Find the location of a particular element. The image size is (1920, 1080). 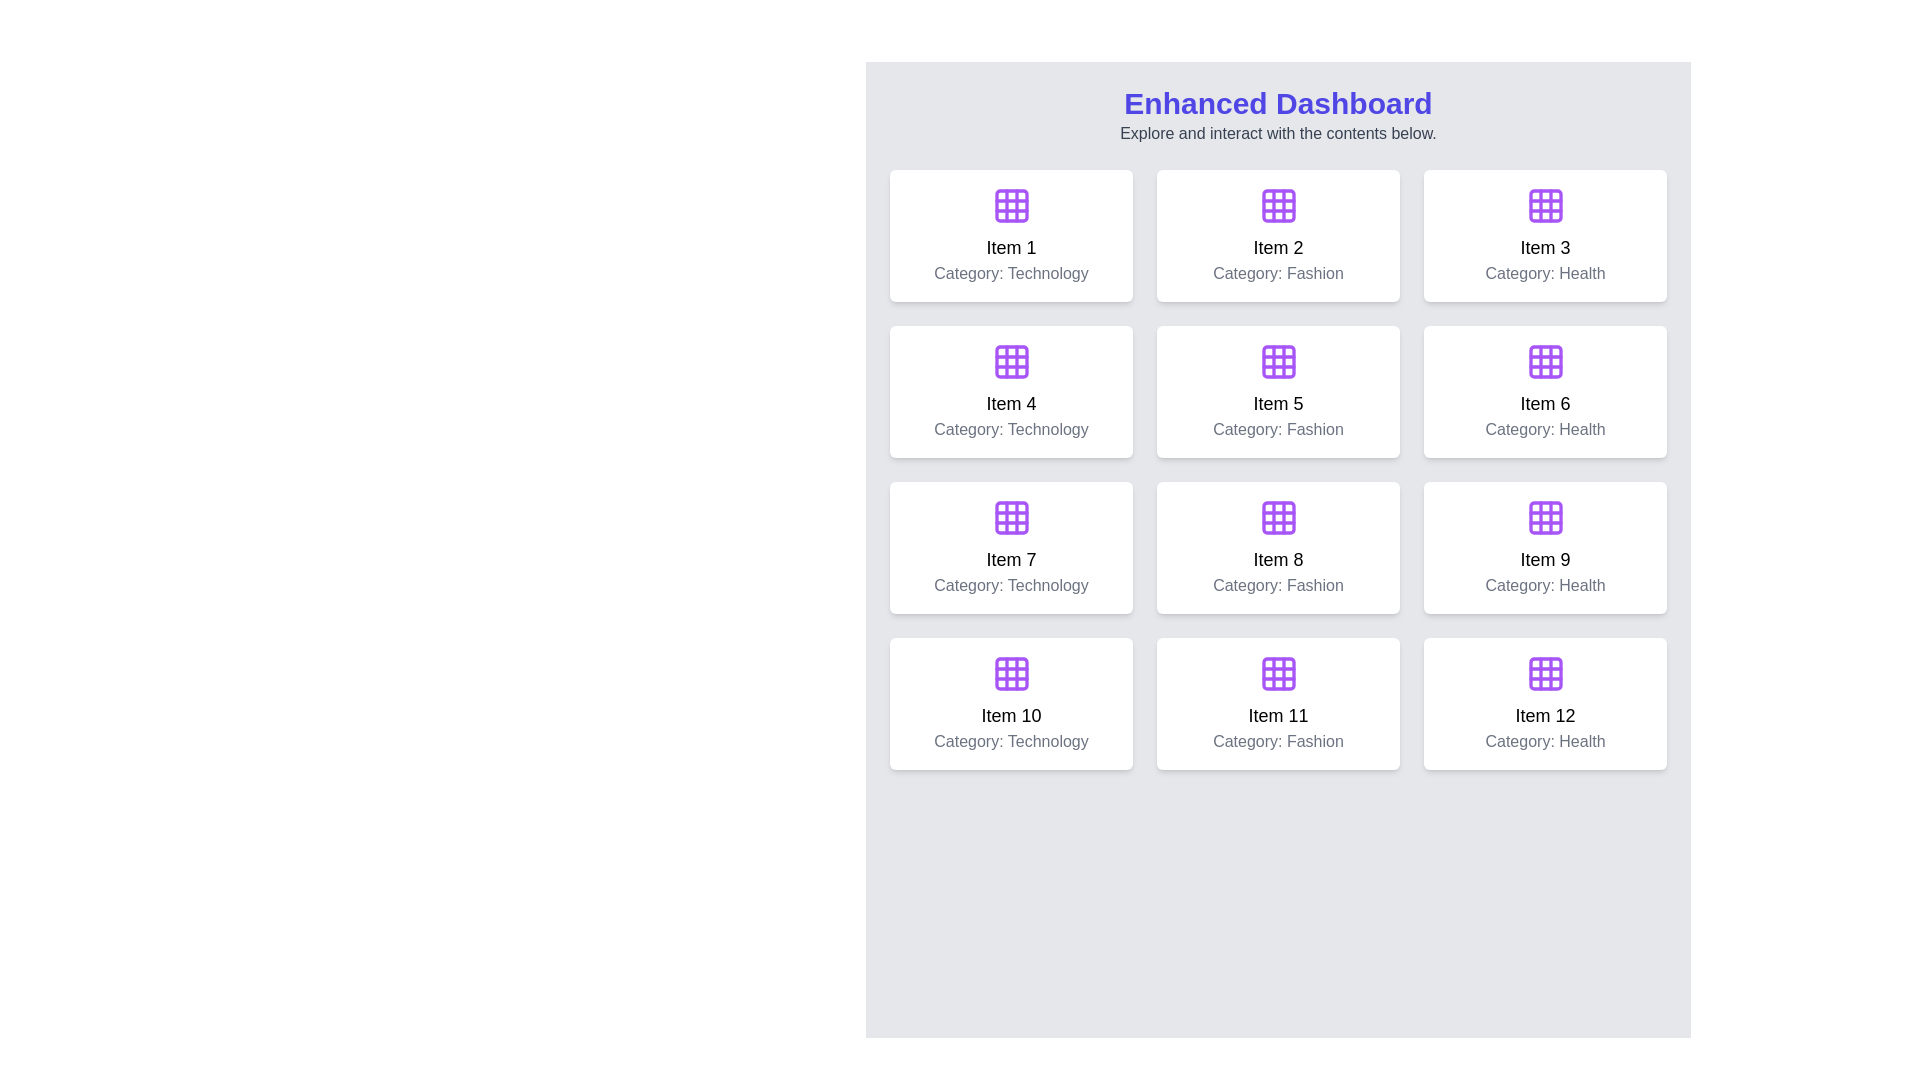

the purple square-shaped icon representing a 3x3 grid layout in cell 8 of a 4x3 arrangement is located at coordinates (1277, 516).